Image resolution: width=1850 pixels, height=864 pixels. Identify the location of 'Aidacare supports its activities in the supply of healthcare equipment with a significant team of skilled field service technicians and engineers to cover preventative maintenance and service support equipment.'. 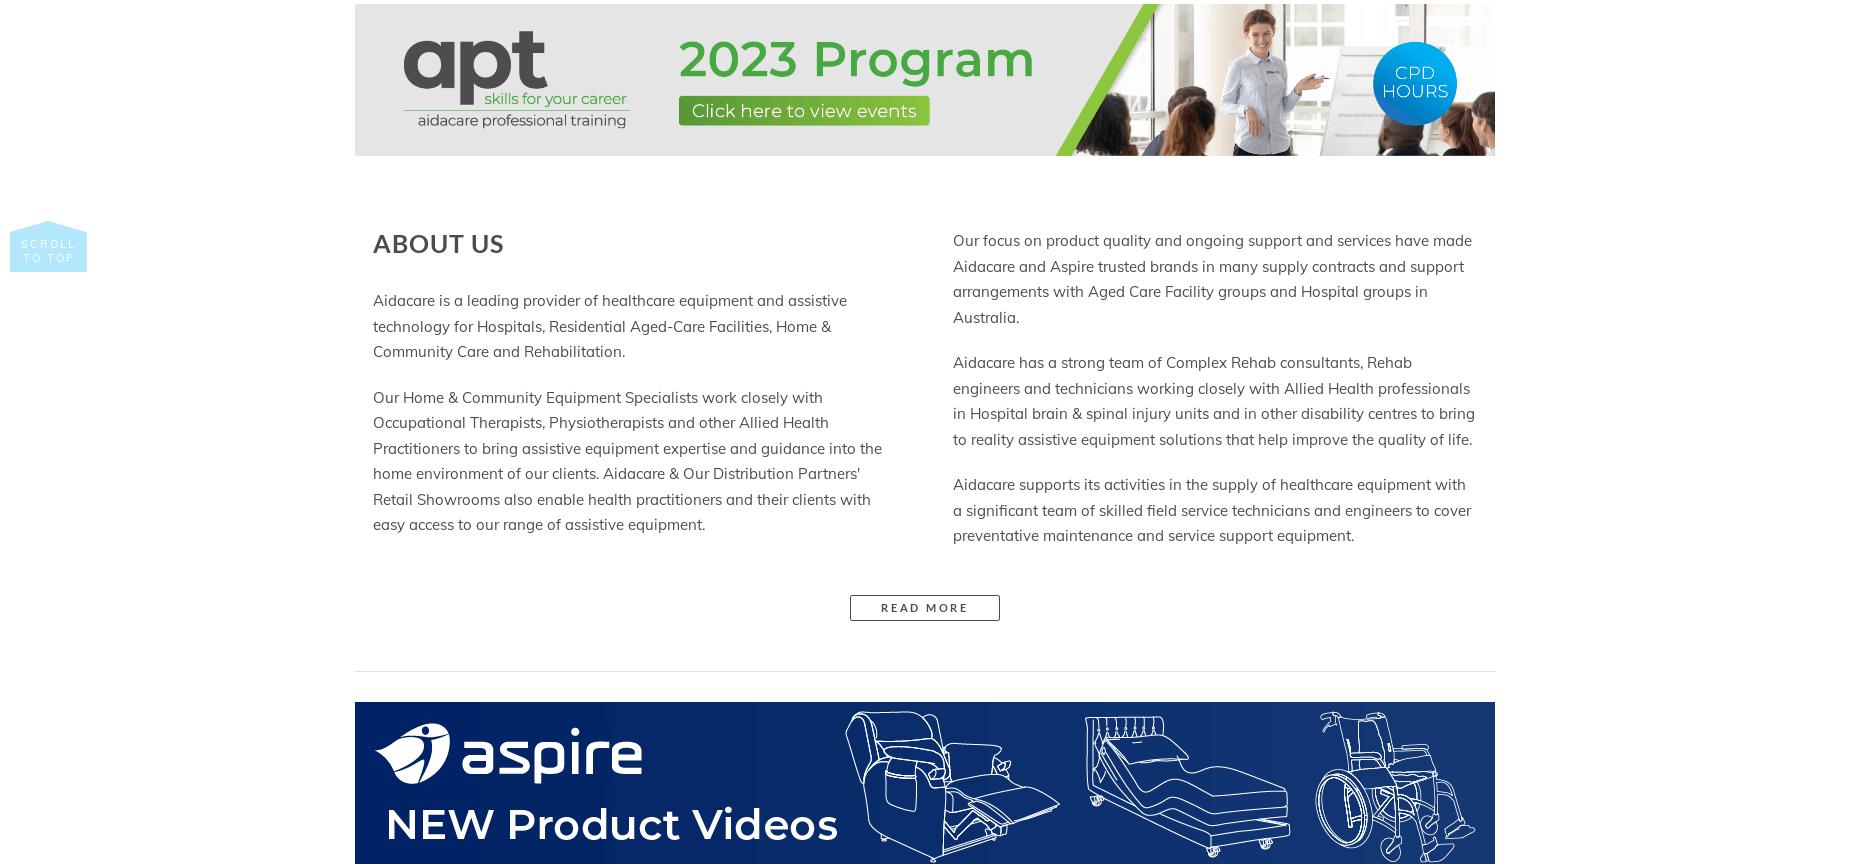
(1210, 510).